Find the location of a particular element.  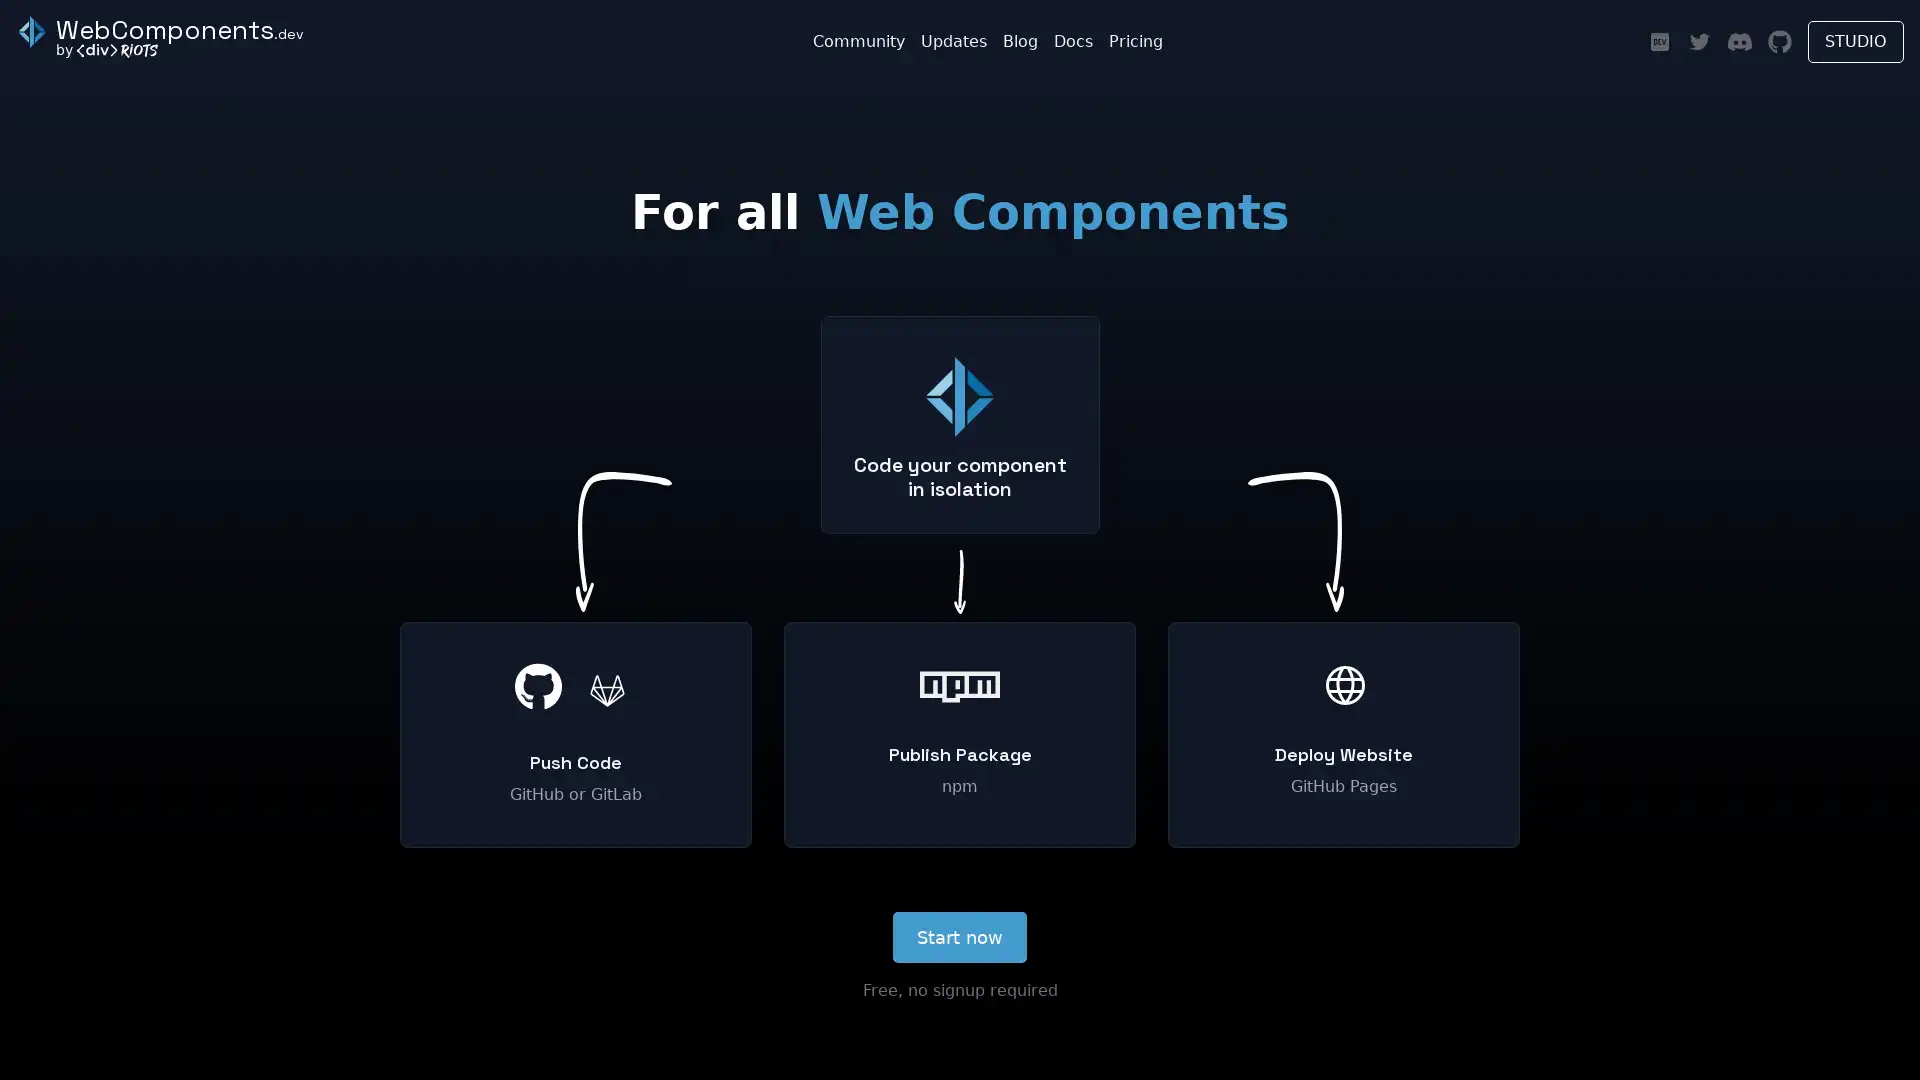

Start now is located at coordinates (960, 937).